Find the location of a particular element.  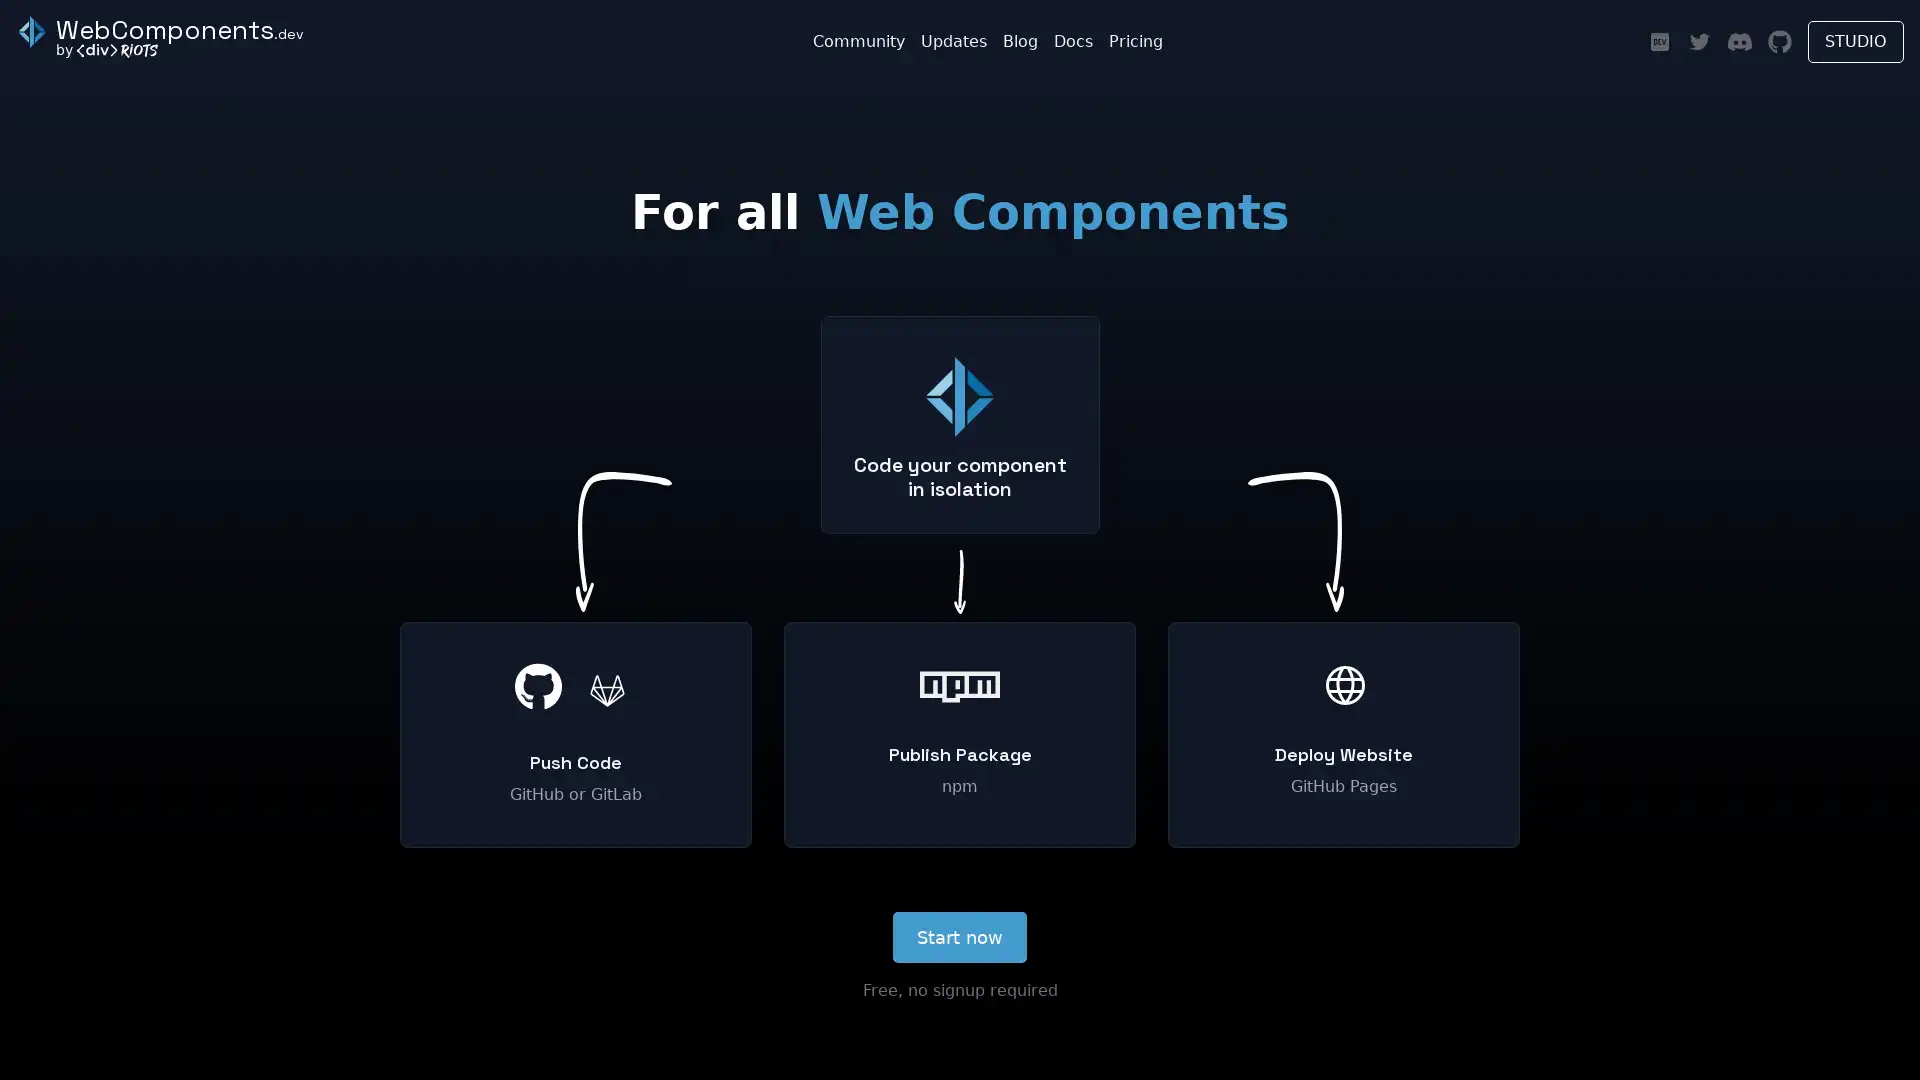

Start now is located at coordinates (960, 937).